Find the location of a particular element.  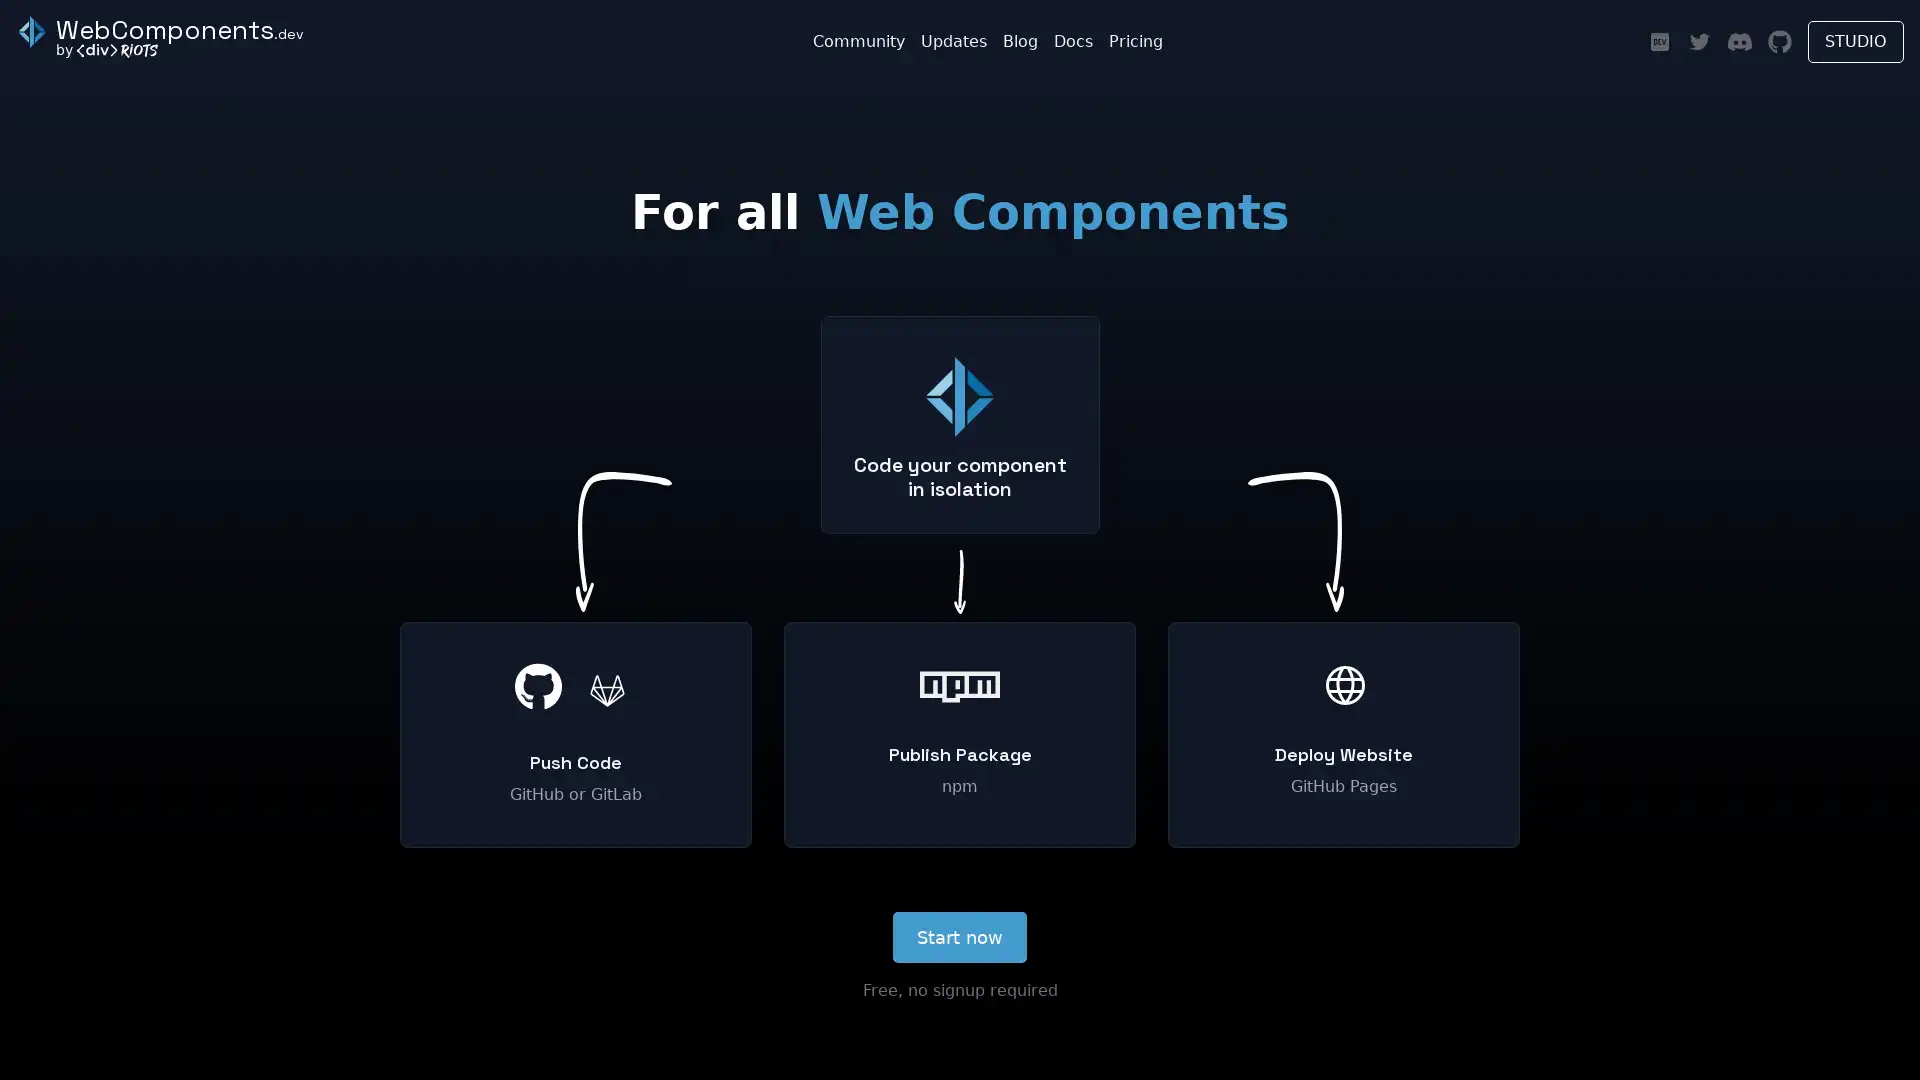

Start now is located at coordinates (960, 937).